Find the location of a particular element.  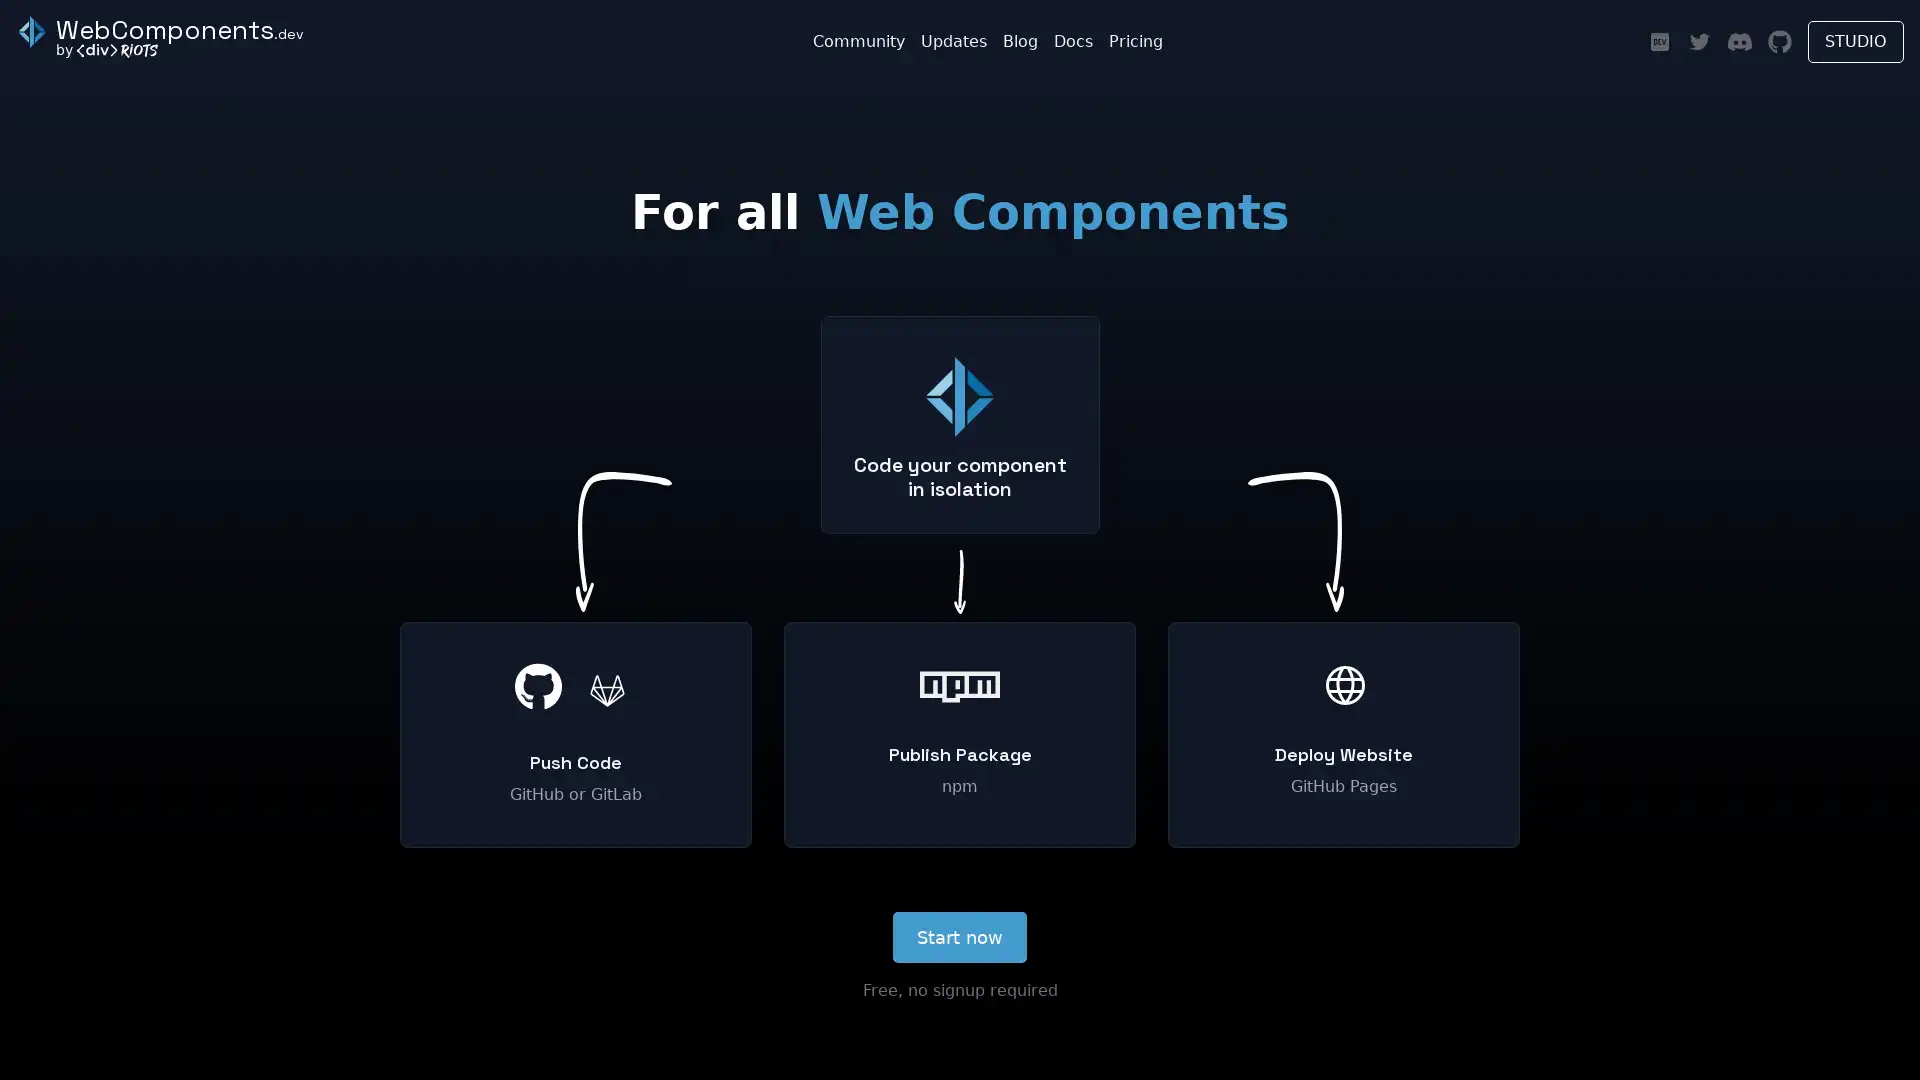

Start now is located at coordinates (960, 937).